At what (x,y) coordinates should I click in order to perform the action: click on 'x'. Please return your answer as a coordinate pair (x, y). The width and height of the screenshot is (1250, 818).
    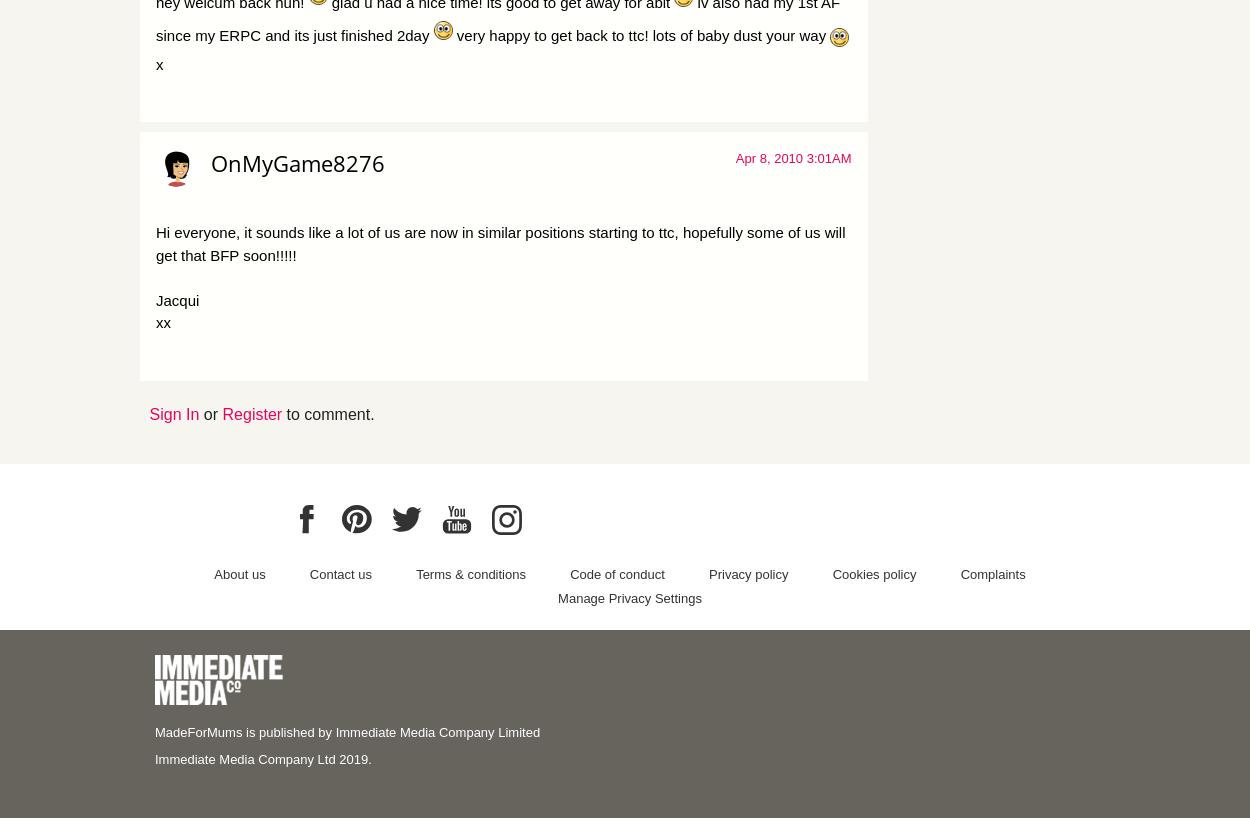
    Looking at the image, I should click on (159, 62).